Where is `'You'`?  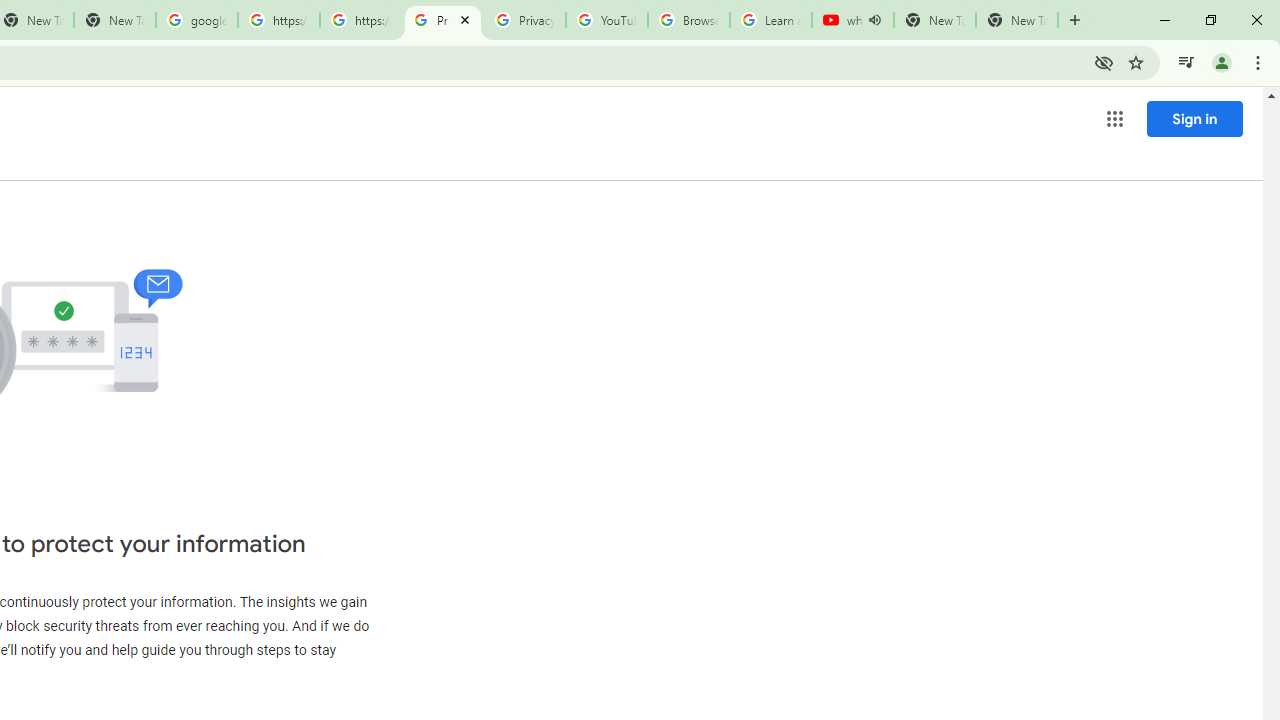 'You' is located at coordinates (1220, 61).